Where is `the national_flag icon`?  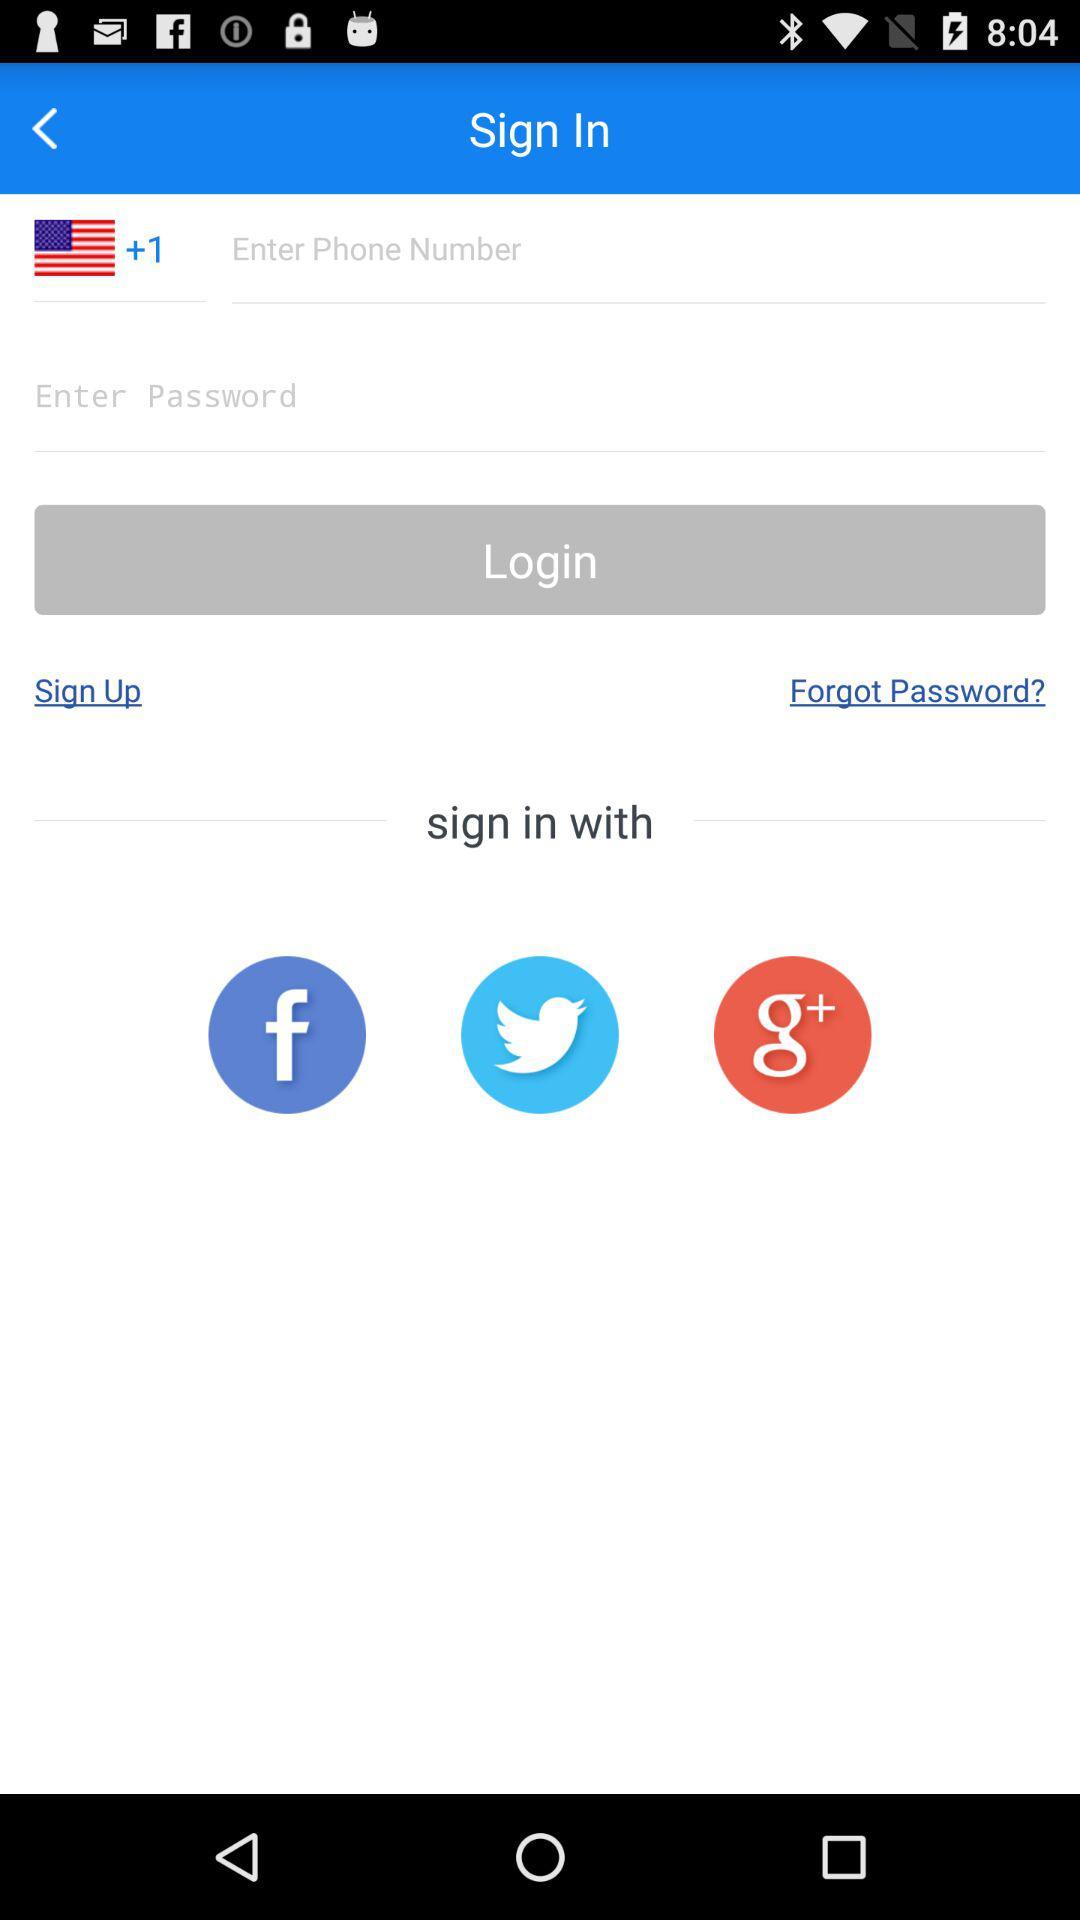 the national_flag icon is located at coordinates (73, 264).